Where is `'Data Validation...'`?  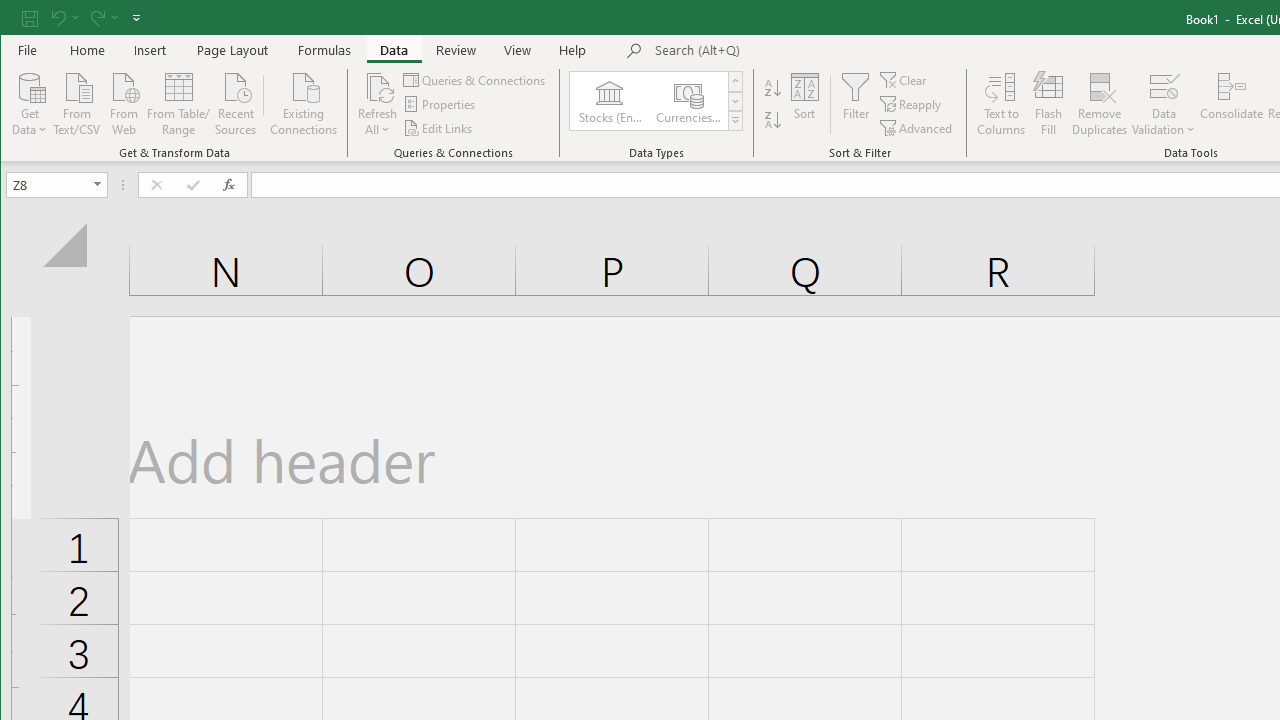
'Data Validation...' is located at coordinates (1164, 85).